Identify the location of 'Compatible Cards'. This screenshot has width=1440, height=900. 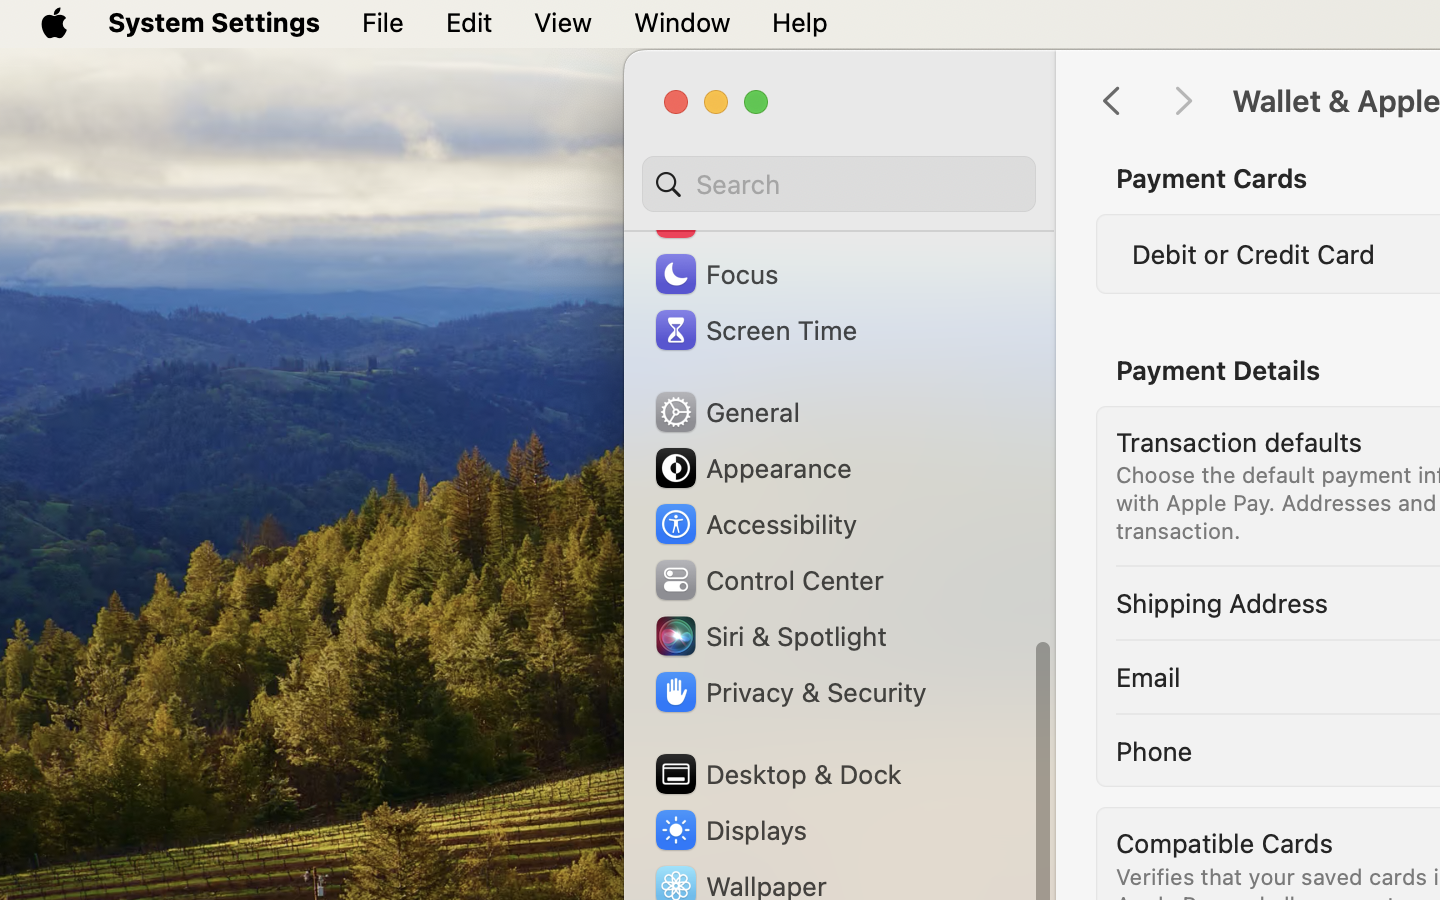
(1224, 842).